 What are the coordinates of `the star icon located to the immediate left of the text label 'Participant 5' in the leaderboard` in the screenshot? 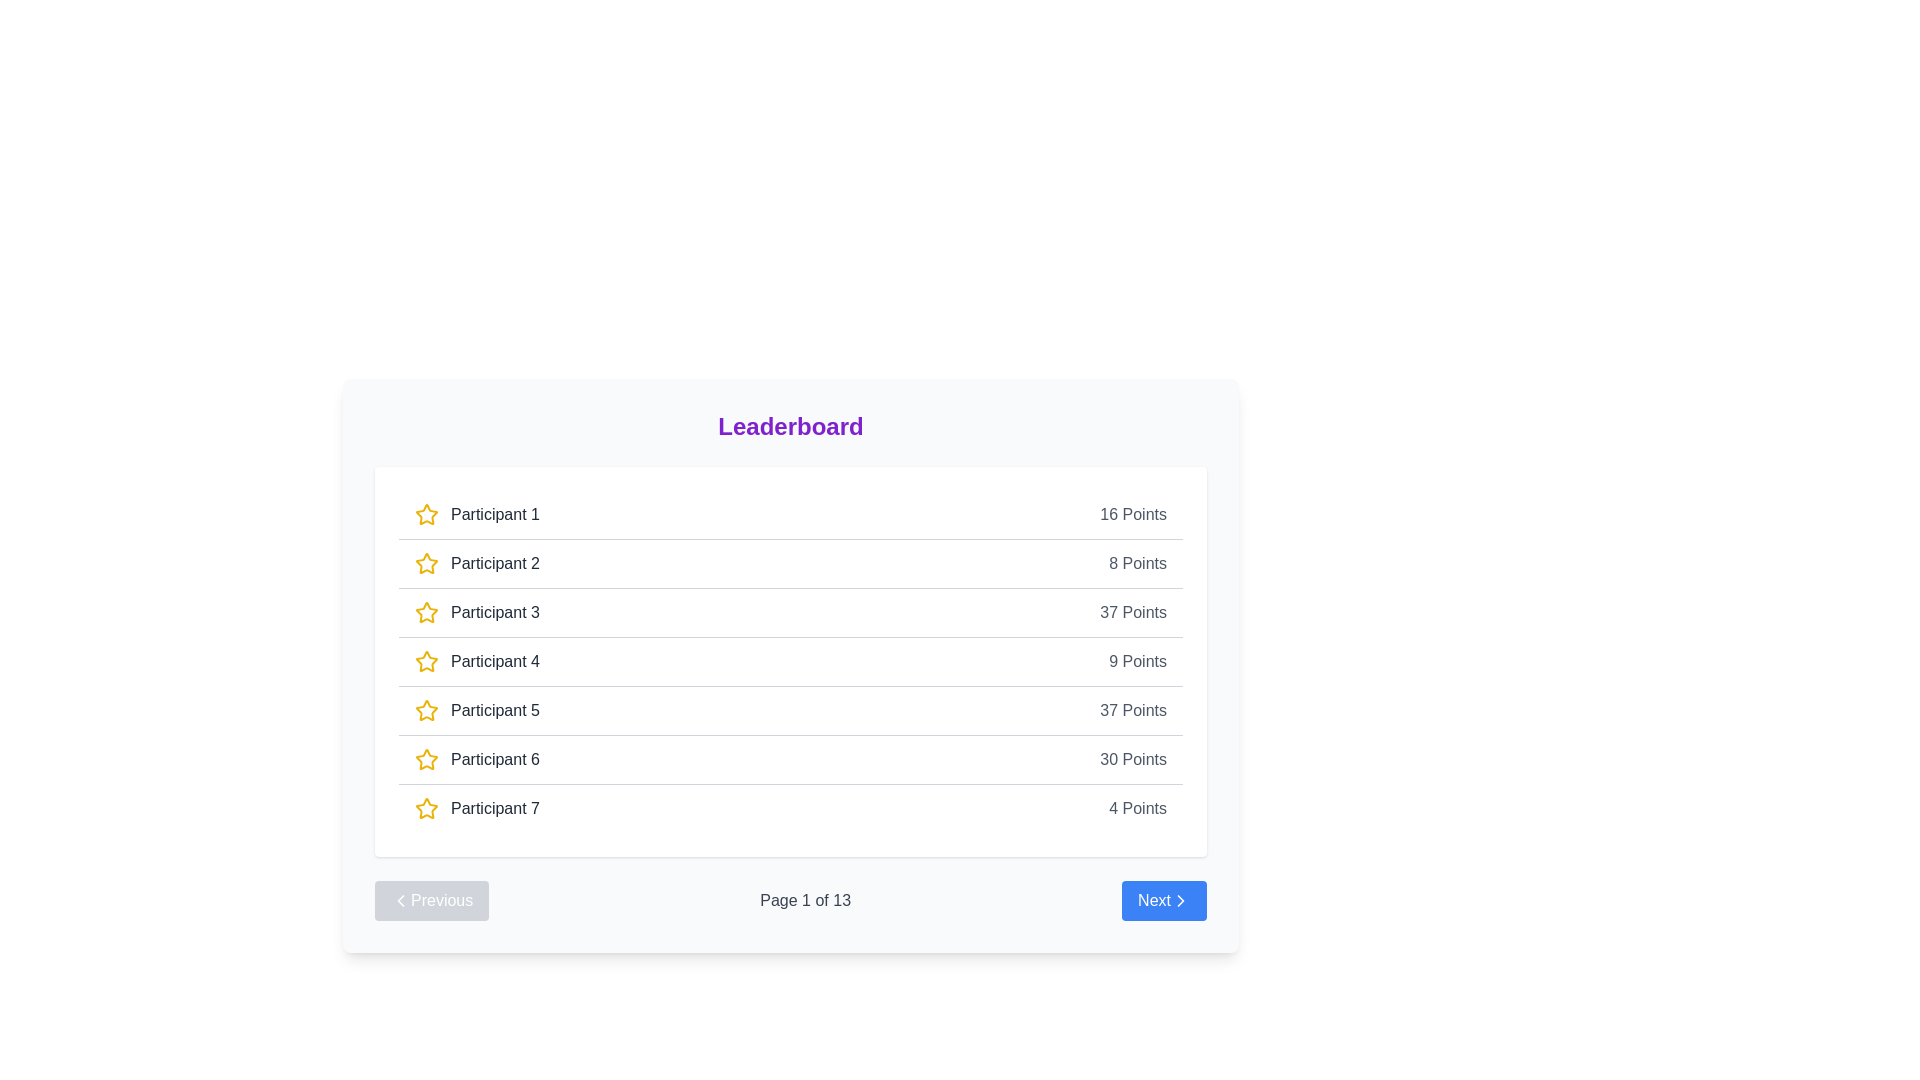 It's located at (426, 709).